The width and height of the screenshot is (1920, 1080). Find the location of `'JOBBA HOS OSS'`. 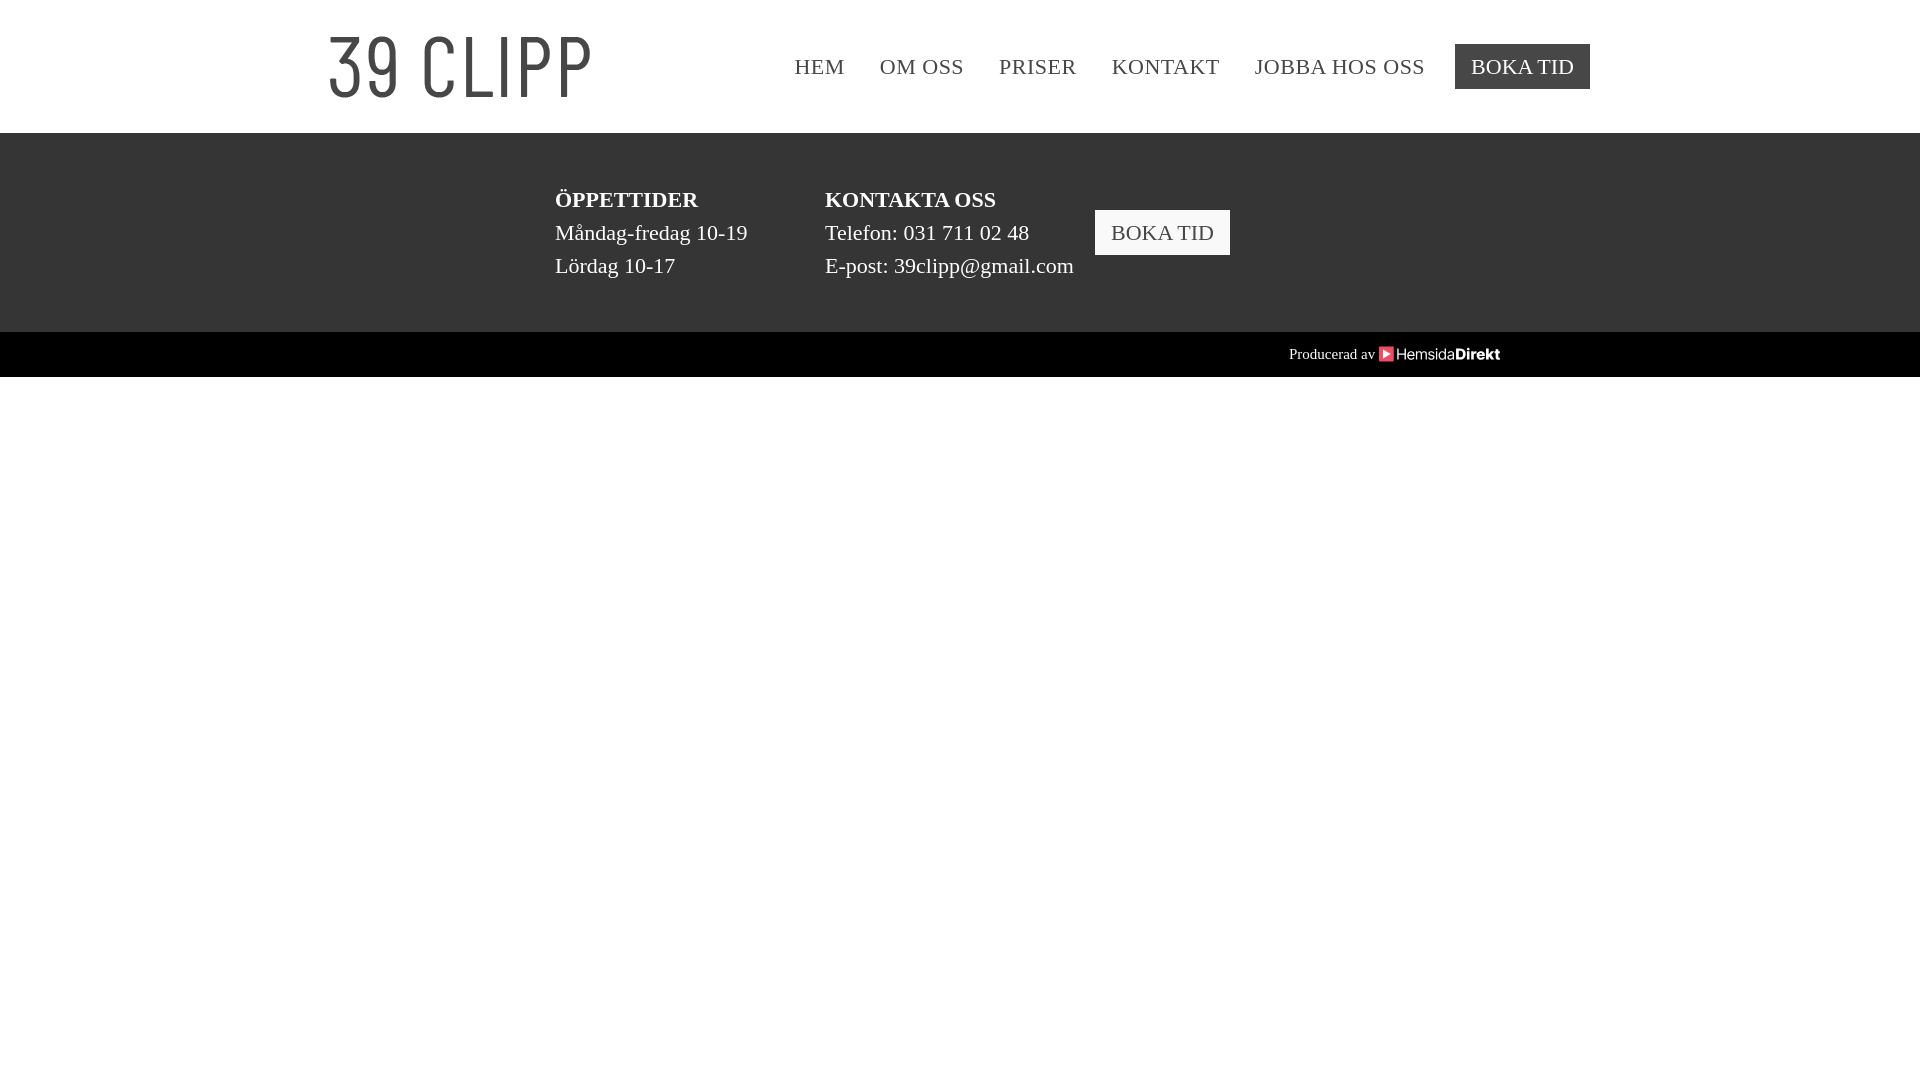

'JOBBA HOS OSS' is located at coordinates (1322, 65).